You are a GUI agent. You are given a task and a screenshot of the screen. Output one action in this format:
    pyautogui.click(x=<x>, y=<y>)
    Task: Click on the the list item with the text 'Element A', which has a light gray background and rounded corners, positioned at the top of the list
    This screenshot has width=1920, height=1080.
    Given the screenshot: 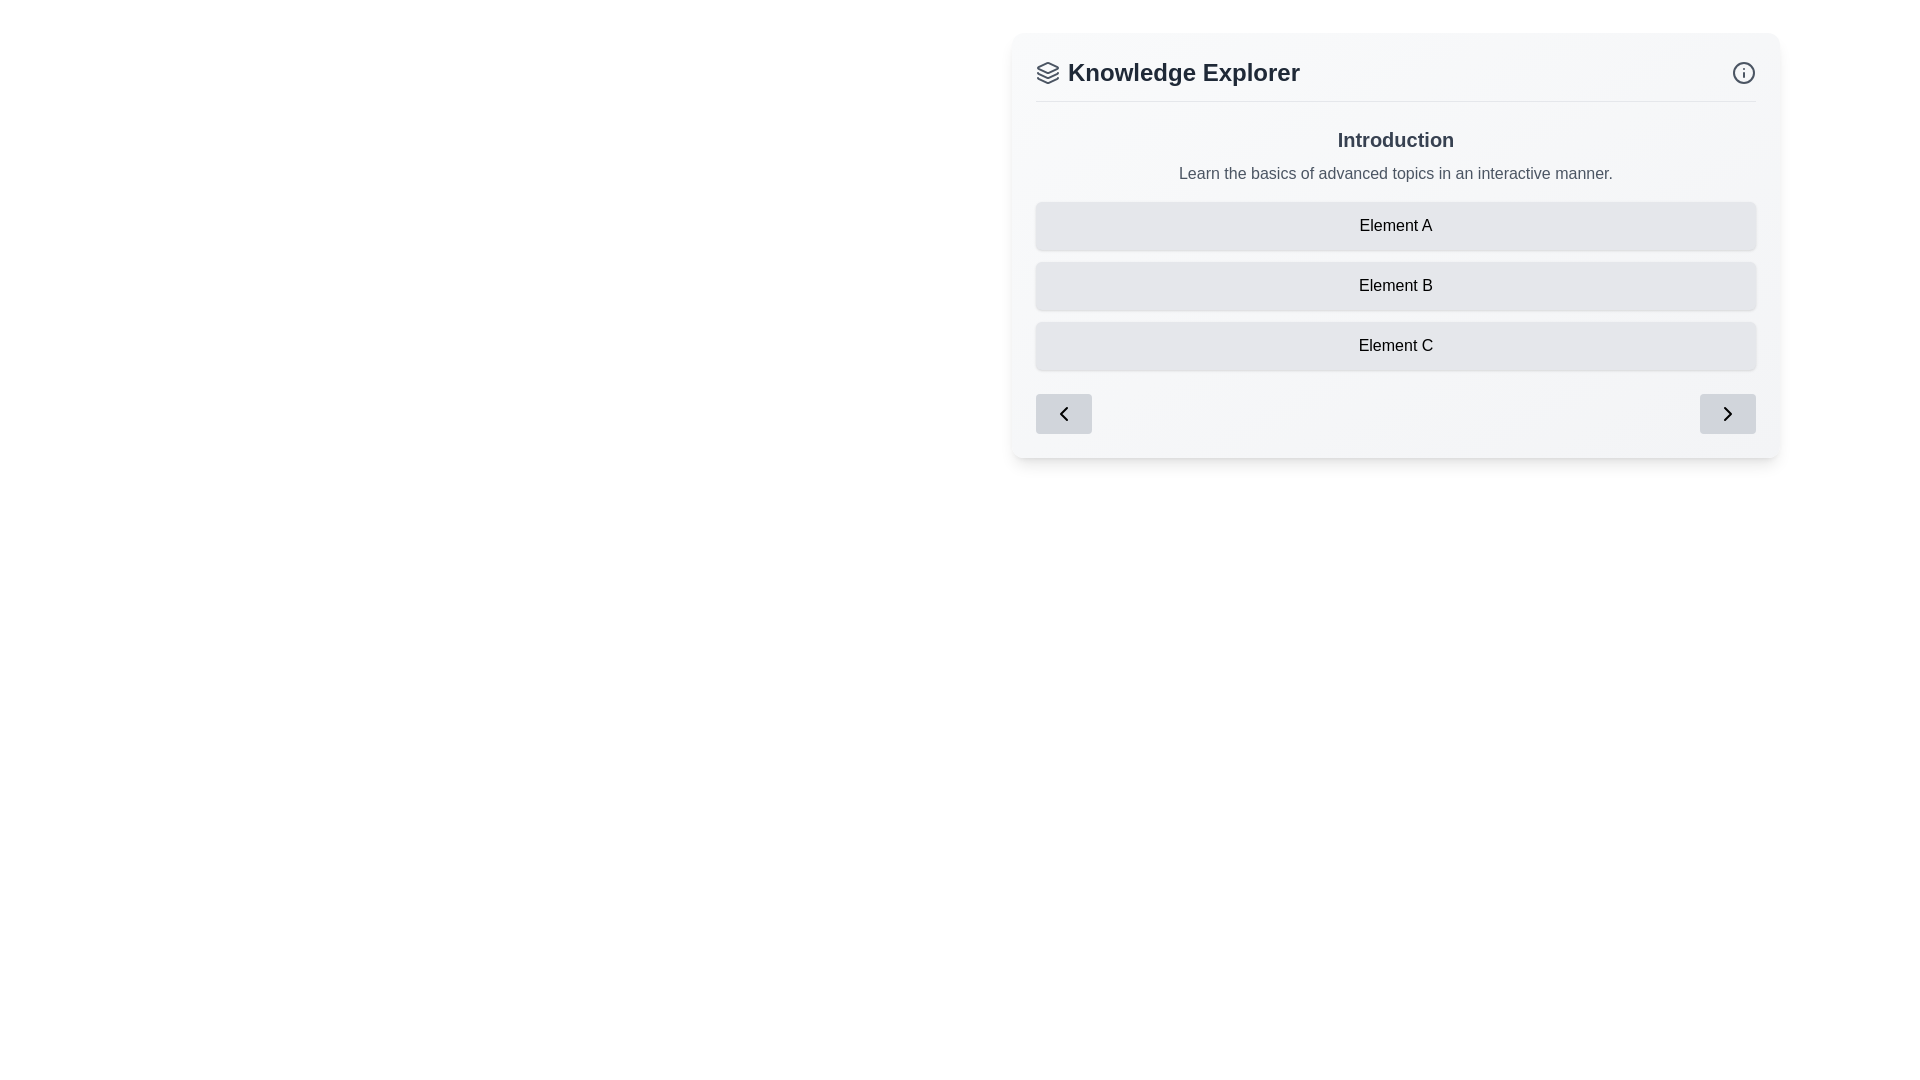 What is the action you would take?
    pyautogui.click(x=1395, y=225)
    